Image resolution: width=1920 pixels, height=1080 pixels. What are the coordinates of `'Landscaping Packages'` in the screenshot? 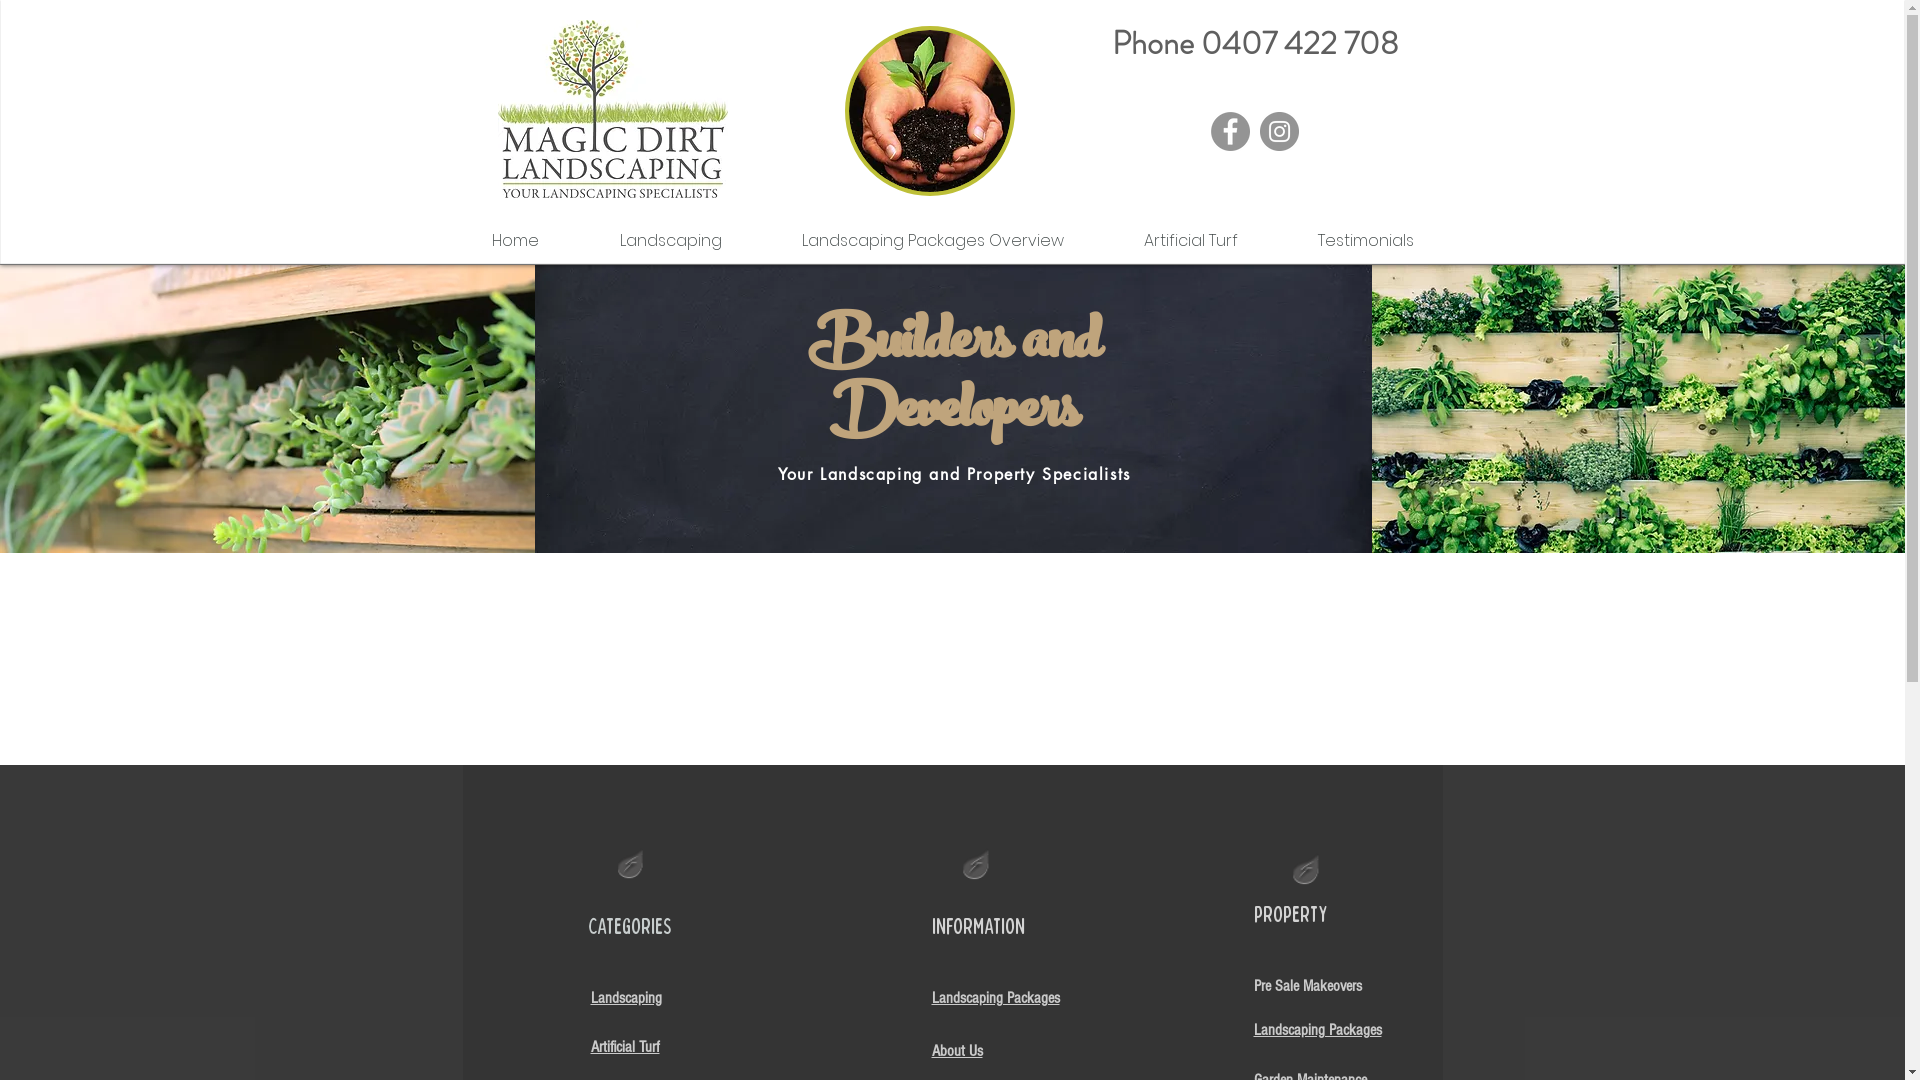 It's located at (996, 996).